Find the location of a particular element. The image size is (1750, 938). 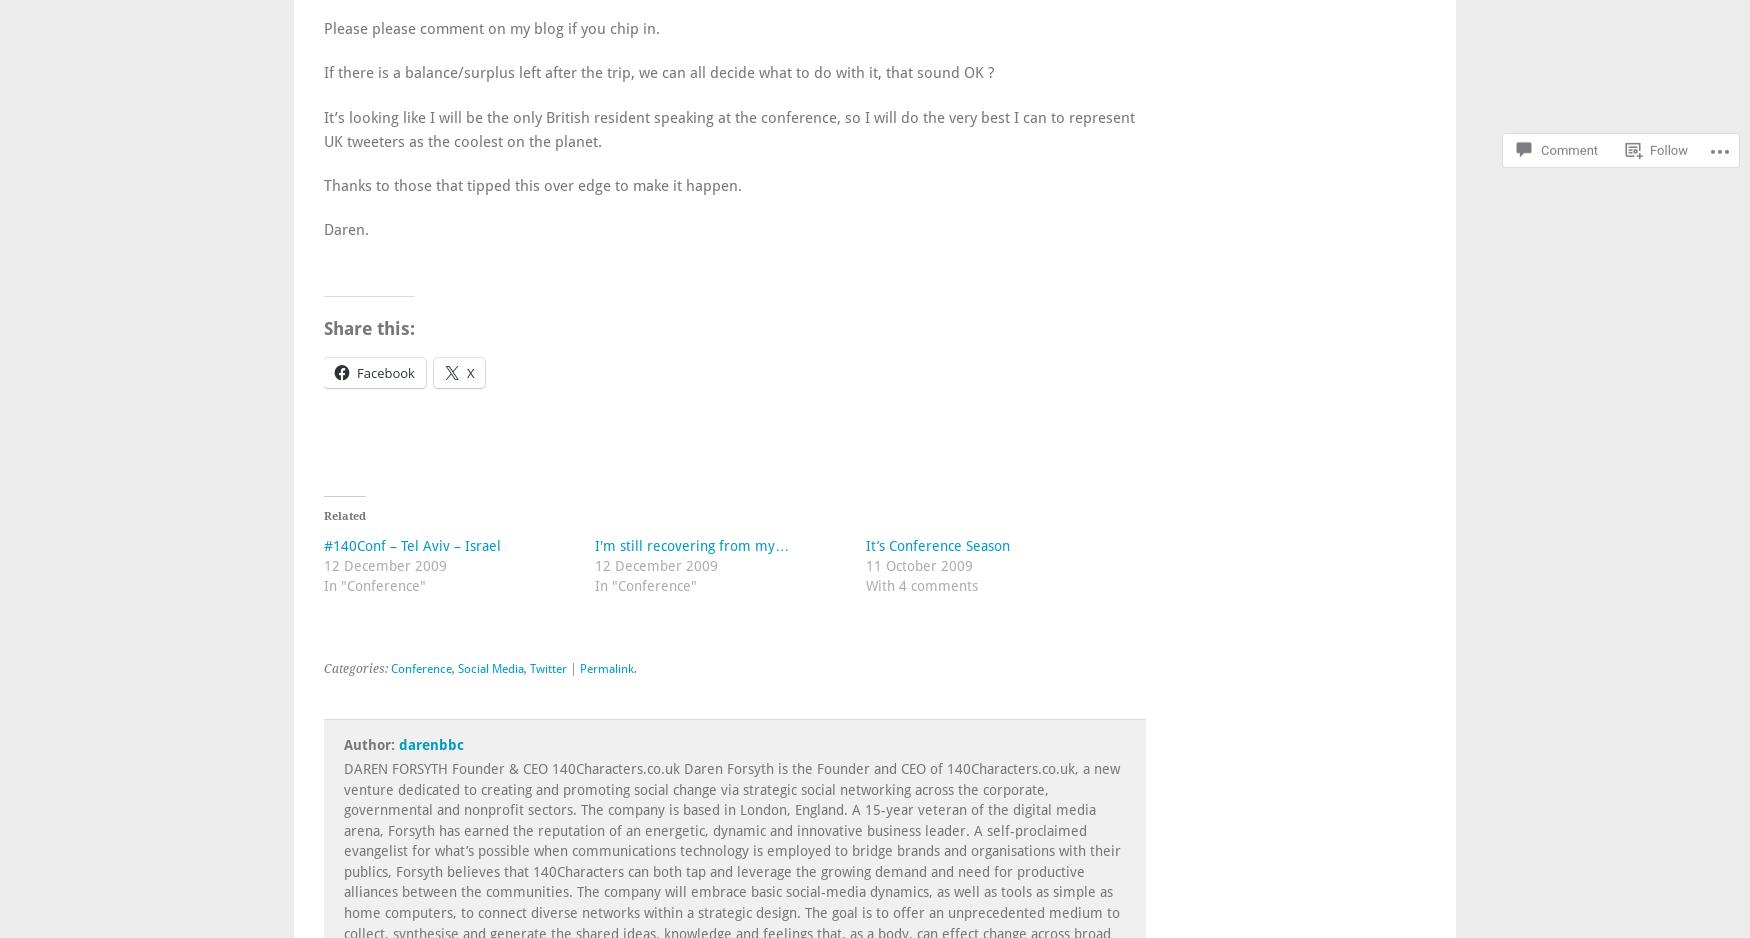

'Comment' is located at coordinates (1569, 96).